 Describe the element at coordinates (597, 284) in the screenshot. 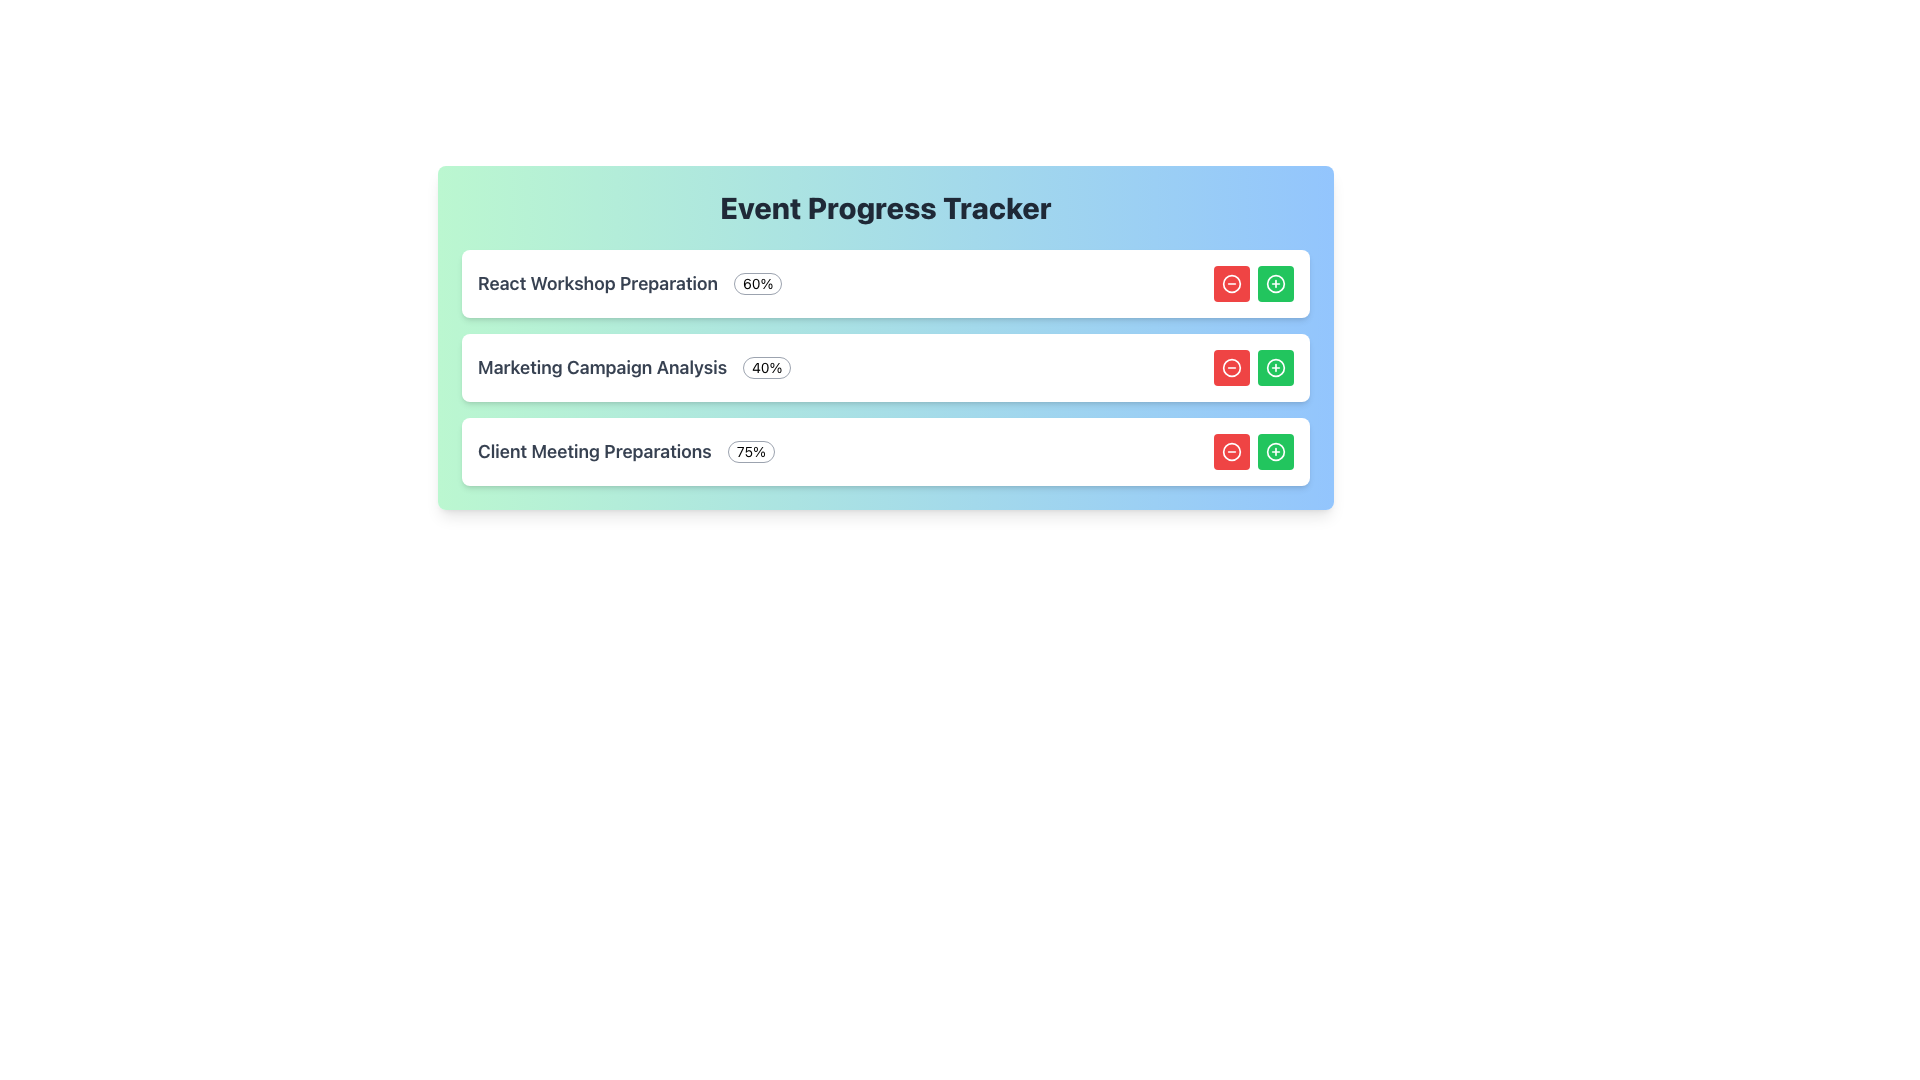

I see `text label that reads 'React Workshop Preparation', which is the first text label in a vertically stacked list of tasks, styled in bold dark gray font` at that location.